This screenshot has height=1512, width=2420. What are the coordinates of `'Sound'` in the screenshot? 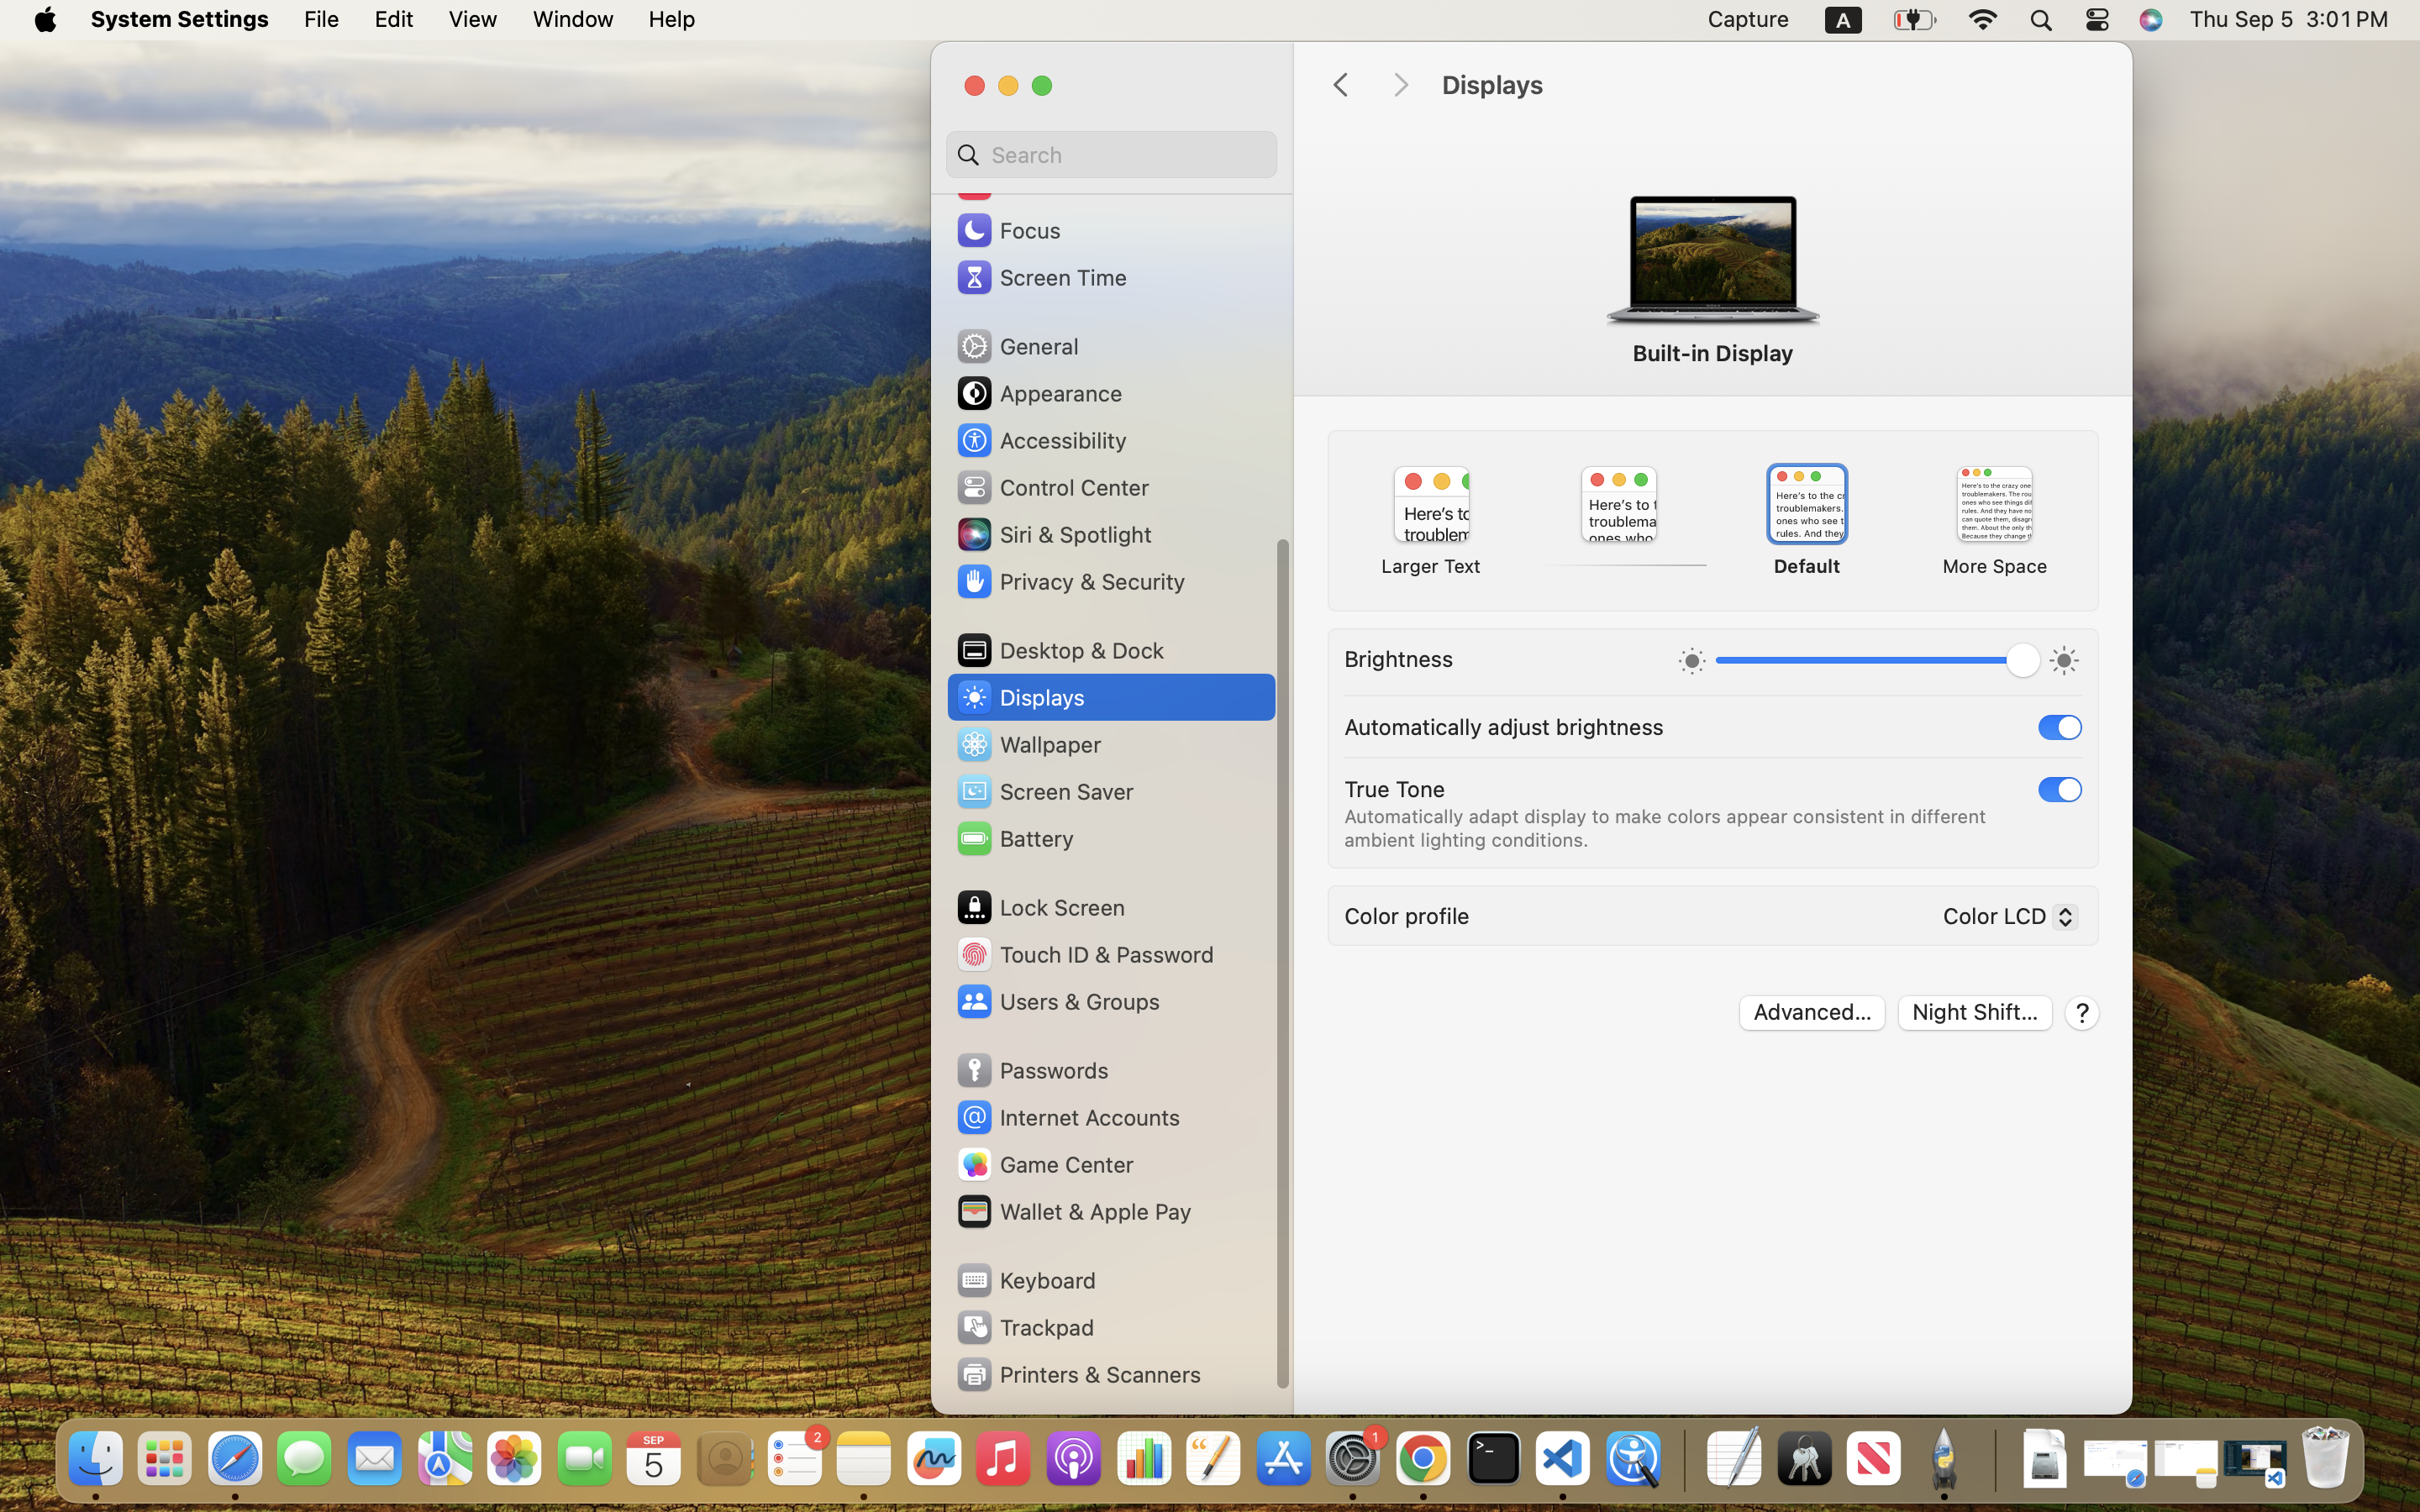 It's located at (1009, 181).